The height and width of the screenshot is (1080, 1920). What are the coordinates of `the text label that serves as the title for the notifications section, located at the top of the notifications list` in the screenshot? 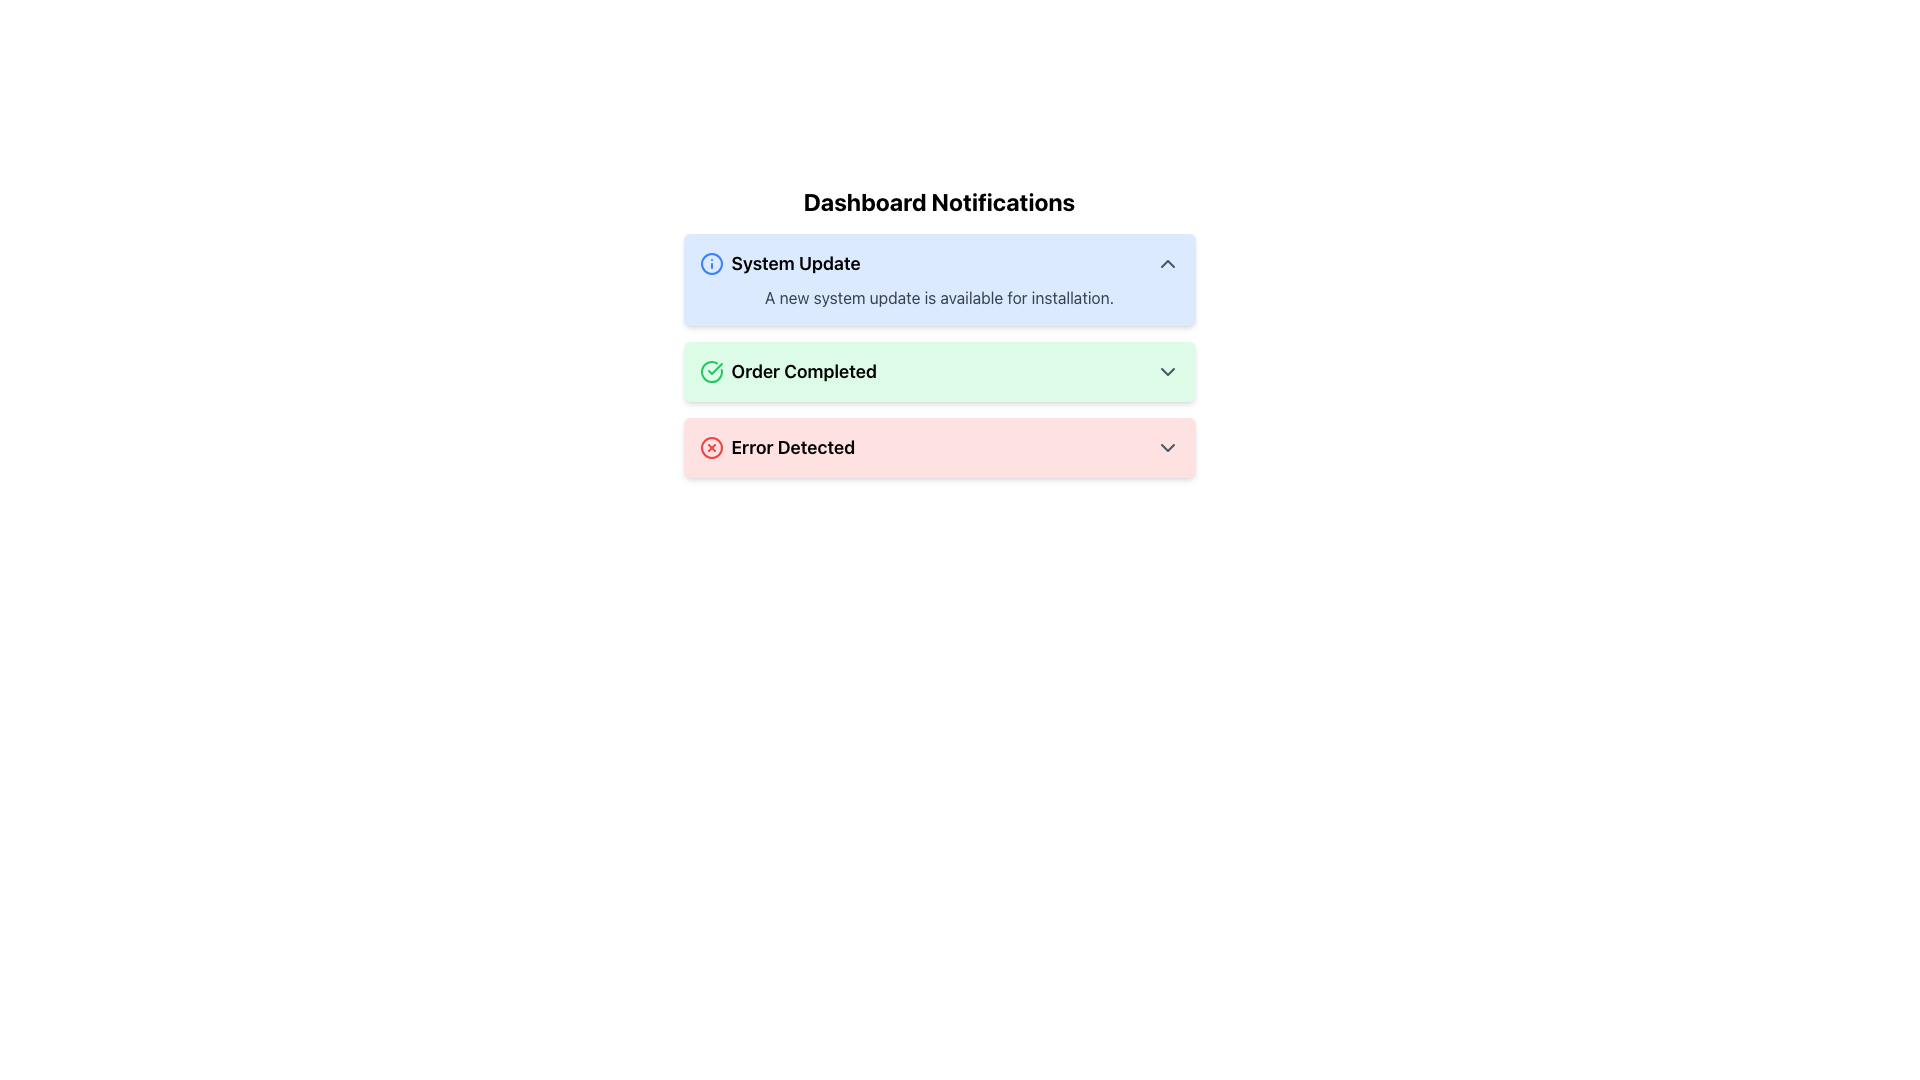 It's located at (938, 201).